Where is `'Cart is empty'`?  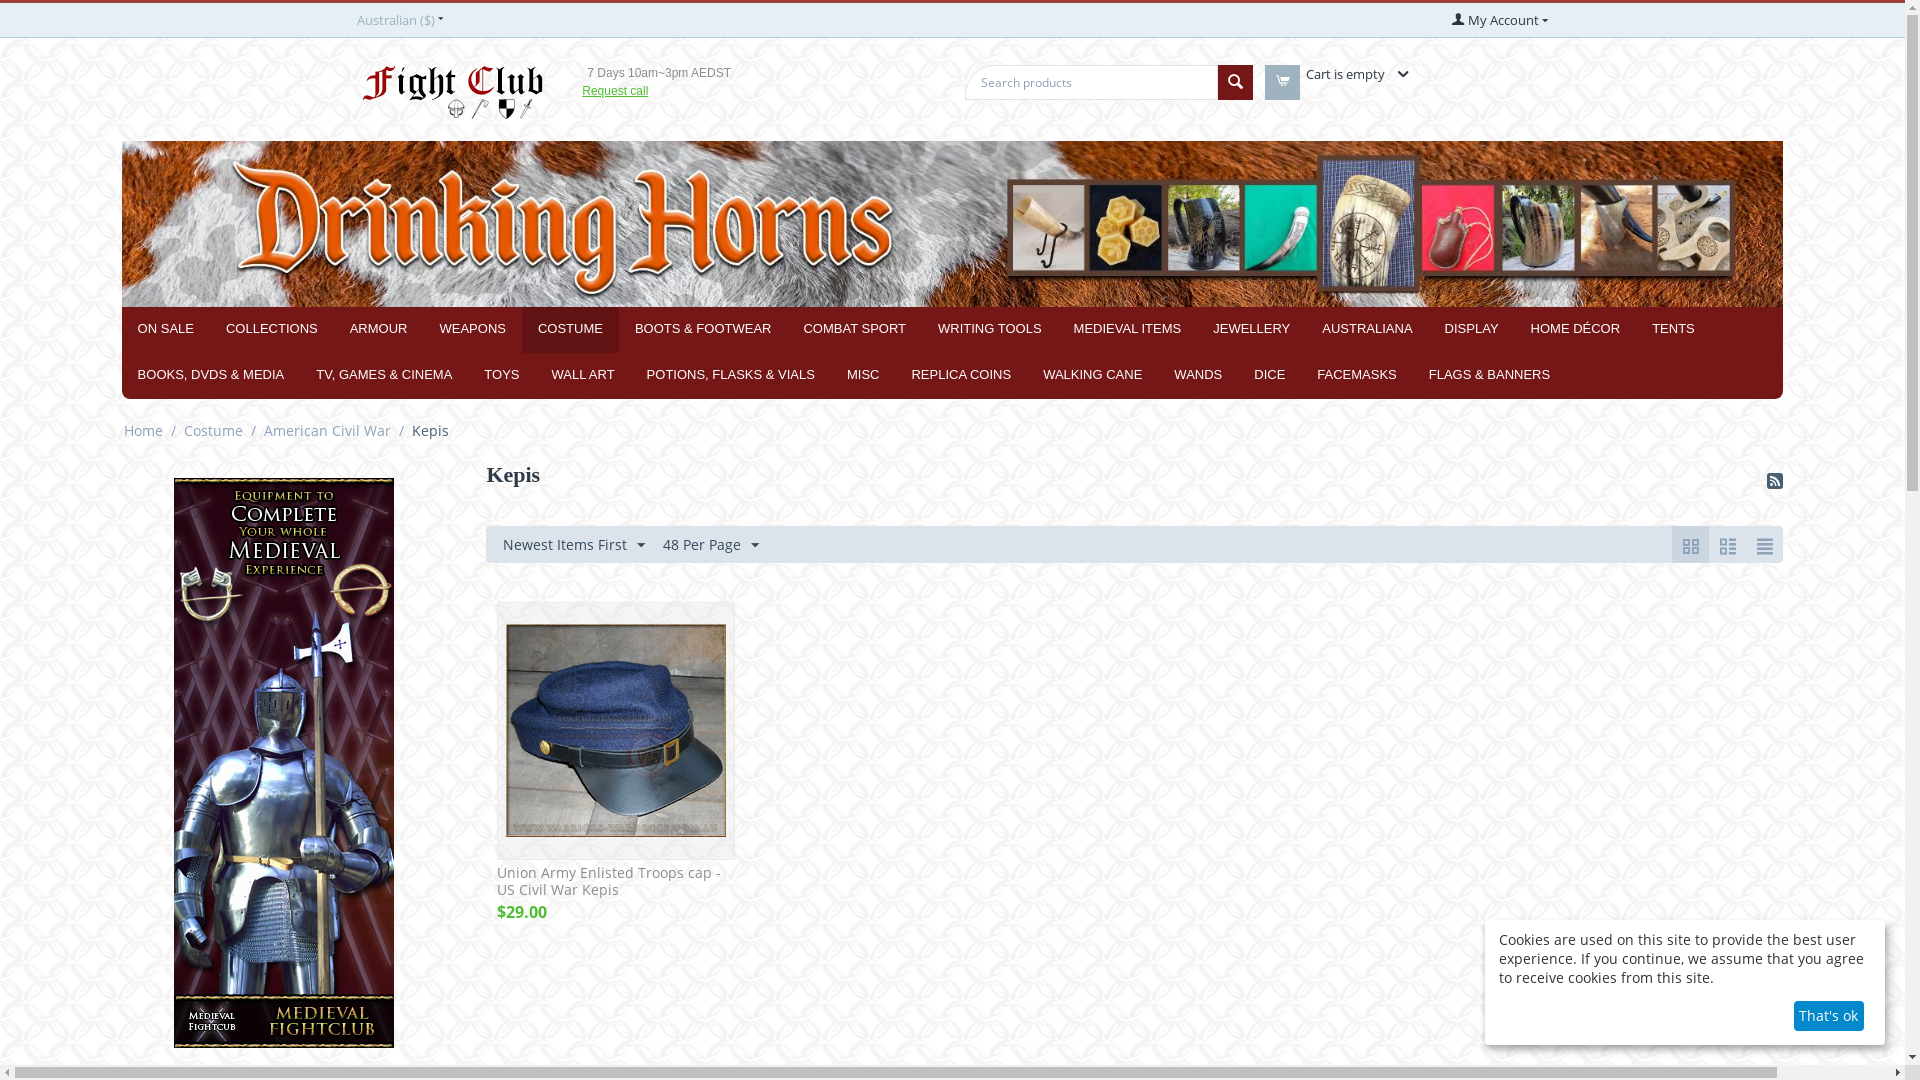 'Cart is empty' is located at coordinates (1354, 72).